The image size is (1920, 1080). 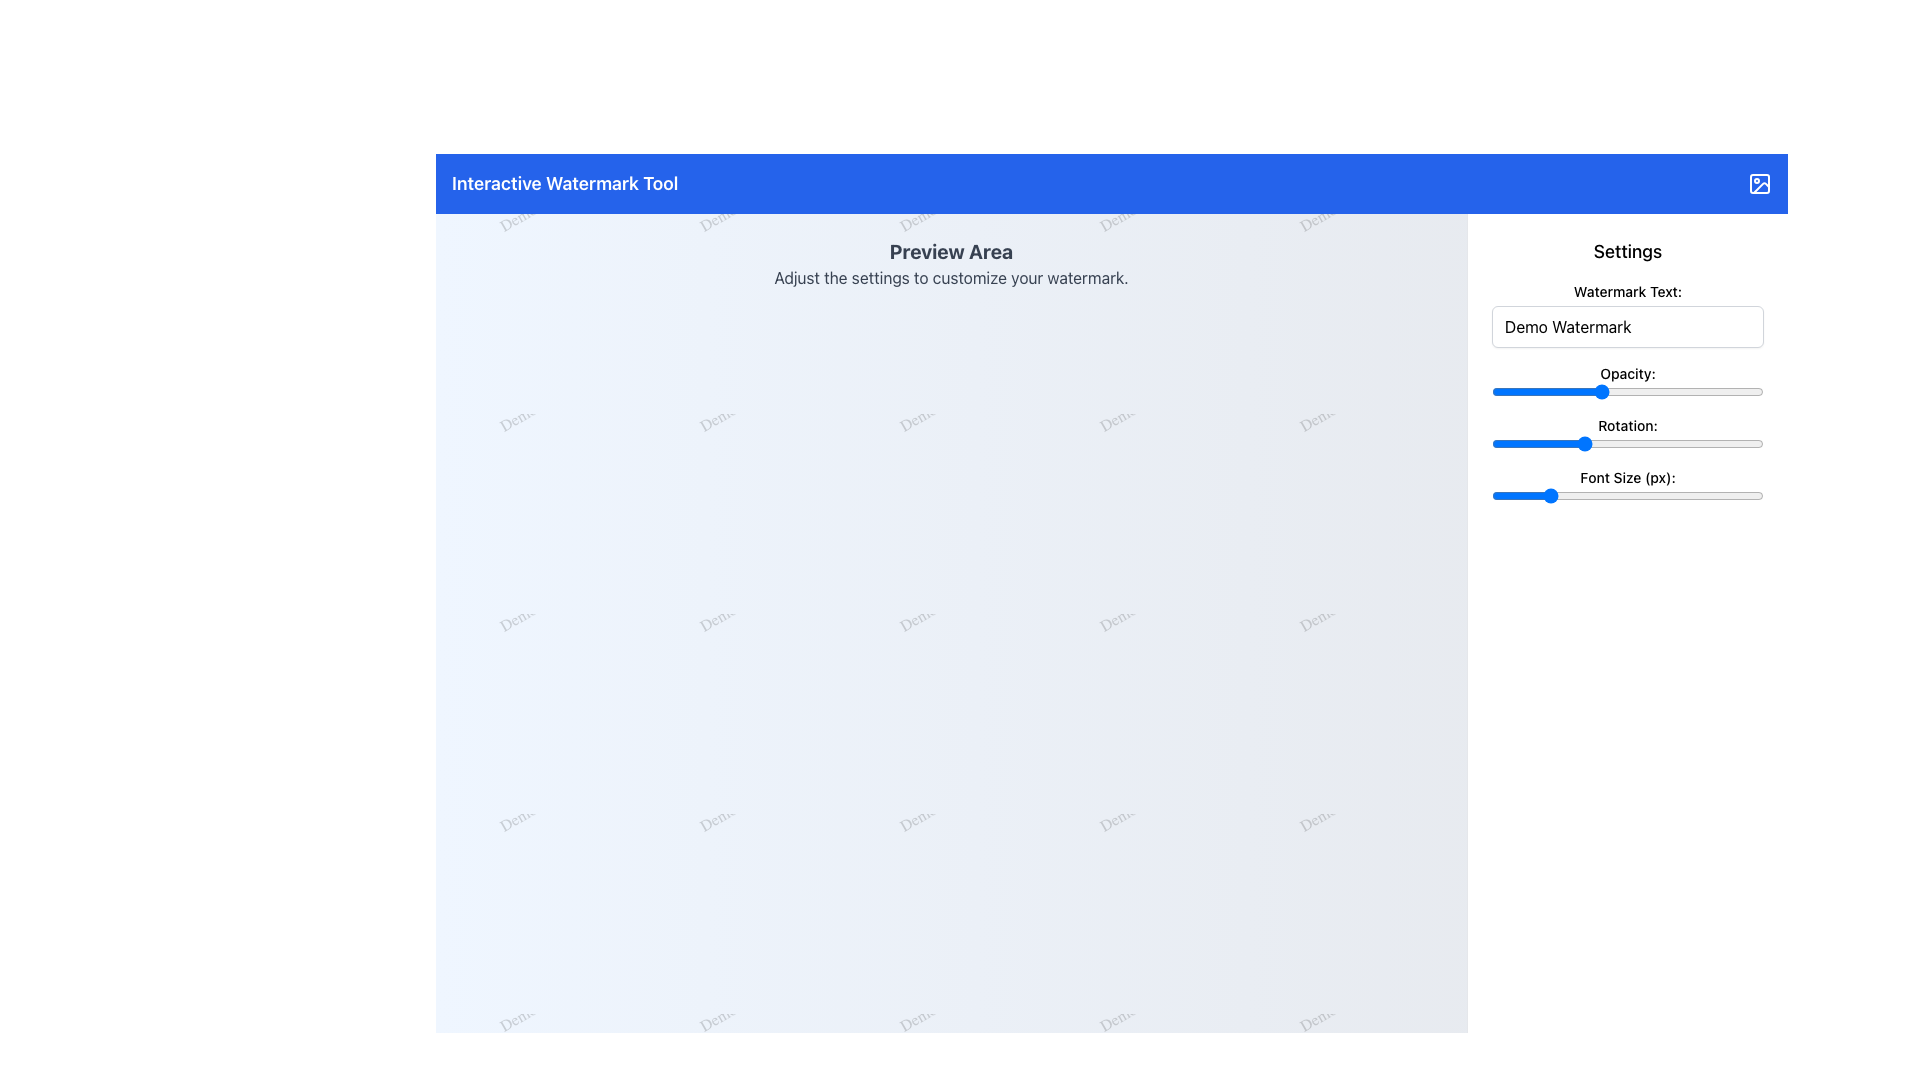 What do you see at coordinates (1629, 442) in the screenshot?
I see `rotation` at bounding box center [1629, 442].